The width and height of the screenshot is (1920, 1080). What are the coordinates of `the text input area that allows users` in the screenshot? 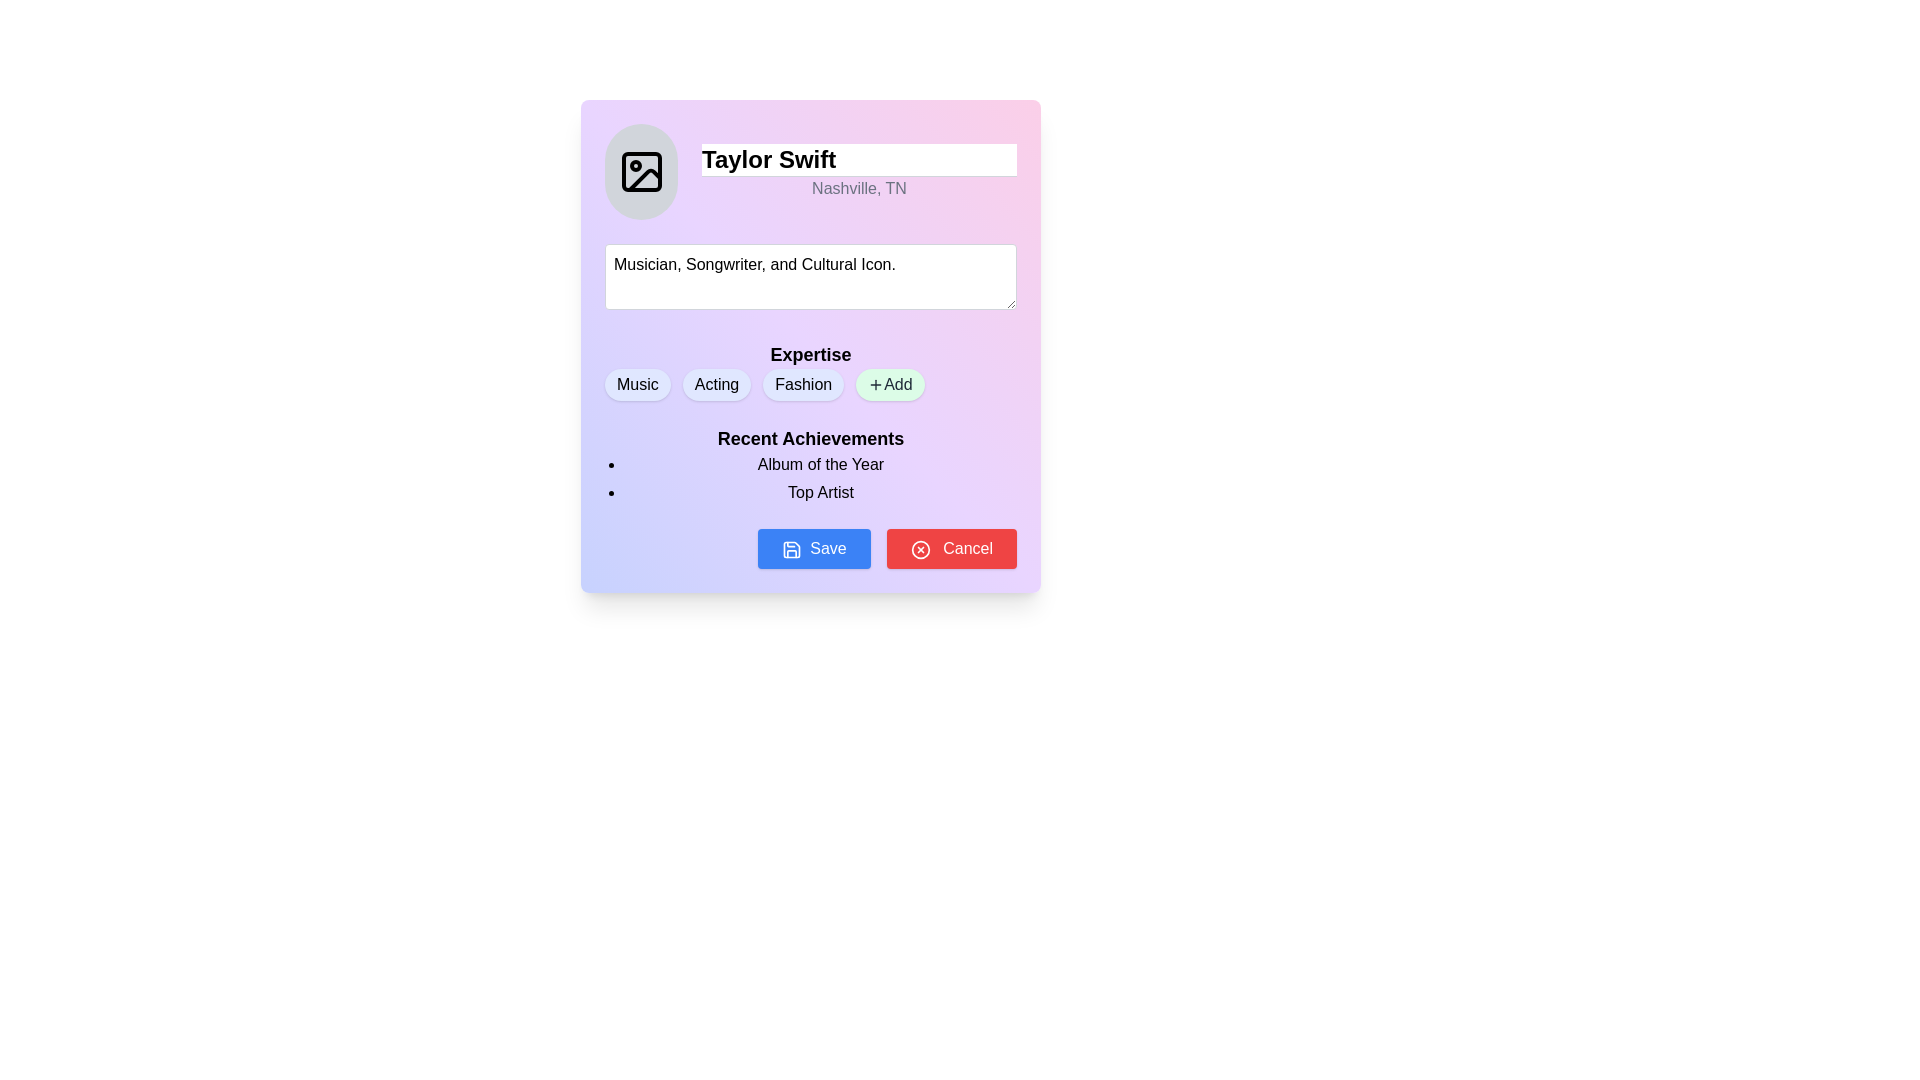 It's located at (811, 280).